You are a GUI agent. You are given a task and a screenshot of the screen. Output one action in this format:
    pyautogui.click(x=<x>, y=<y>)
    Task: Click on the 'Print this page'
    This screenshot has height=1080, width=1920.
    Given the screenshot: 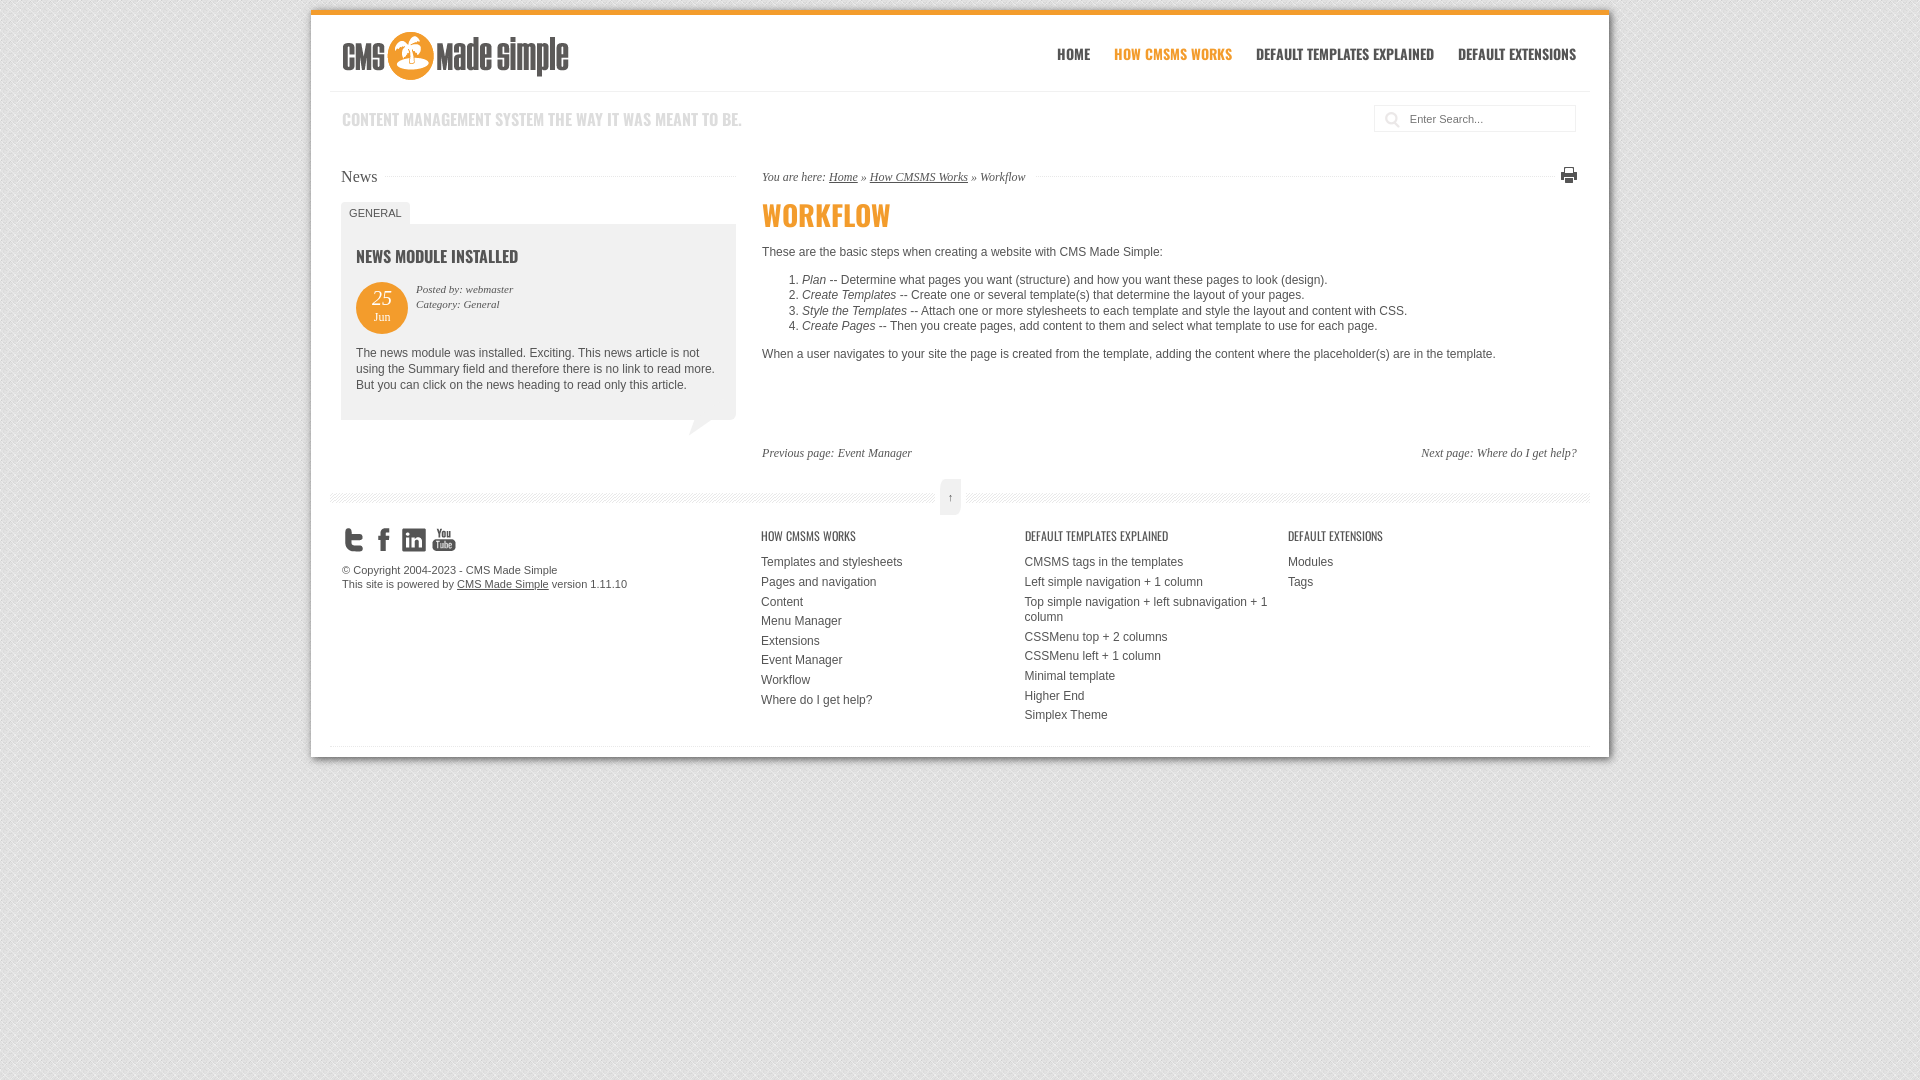 What is the action you would take?
    pyautogui.click(x=1564, y=173)
    